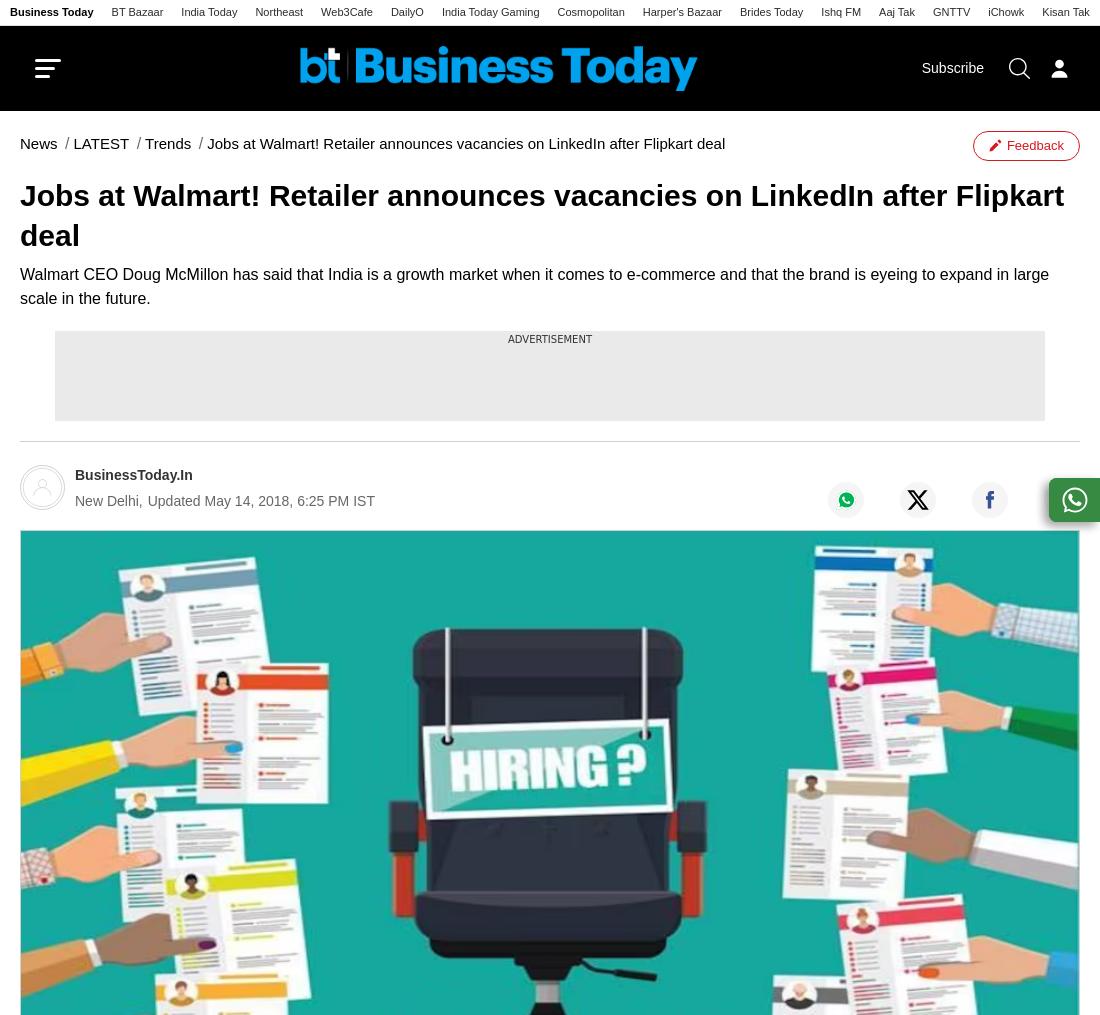 The height and width of the screenshot is (1015, 1100). What do you see at coordinates (43, 136) in the screenshot?
I see `'Home'` at bounding box center [43, 136].